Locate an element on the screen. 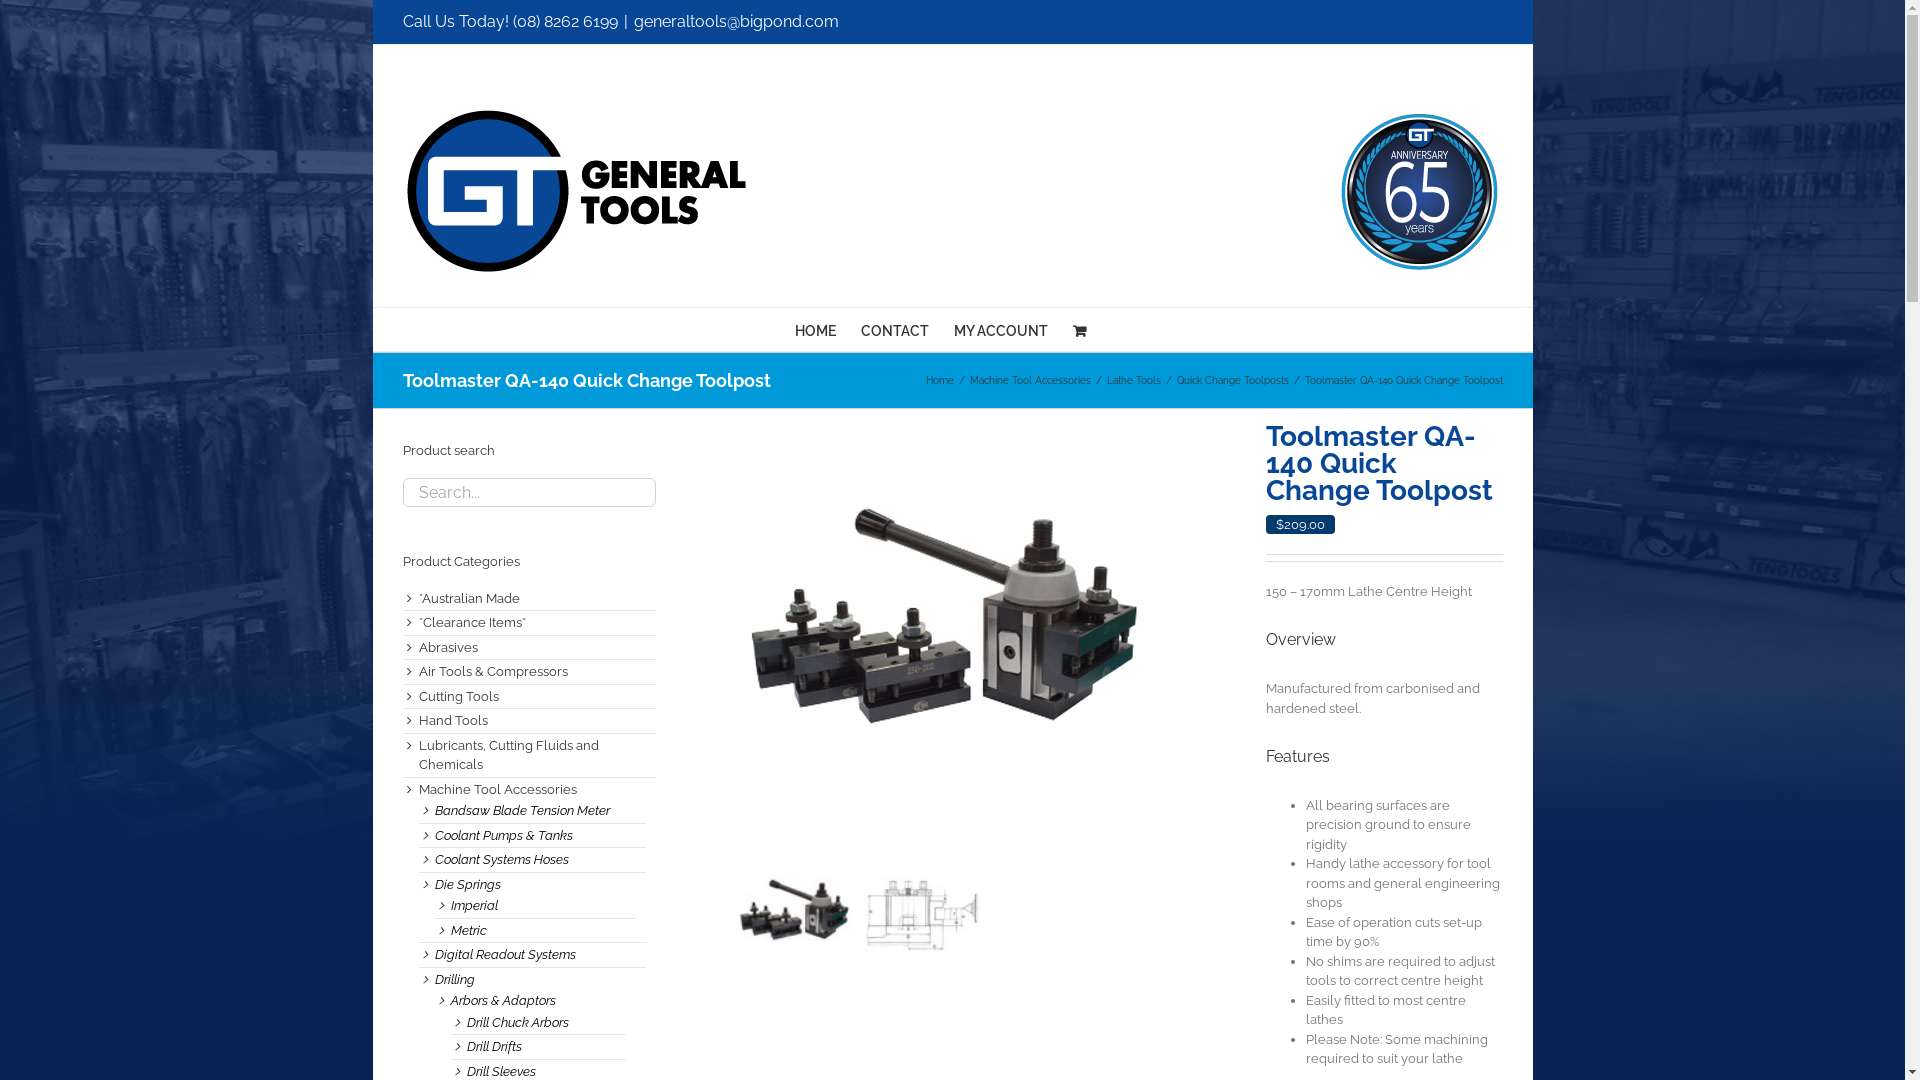 The height and width of the screenshot is (1080, 1920). 'Arbors & Adaptors' is located at coordinates (502, 1000).